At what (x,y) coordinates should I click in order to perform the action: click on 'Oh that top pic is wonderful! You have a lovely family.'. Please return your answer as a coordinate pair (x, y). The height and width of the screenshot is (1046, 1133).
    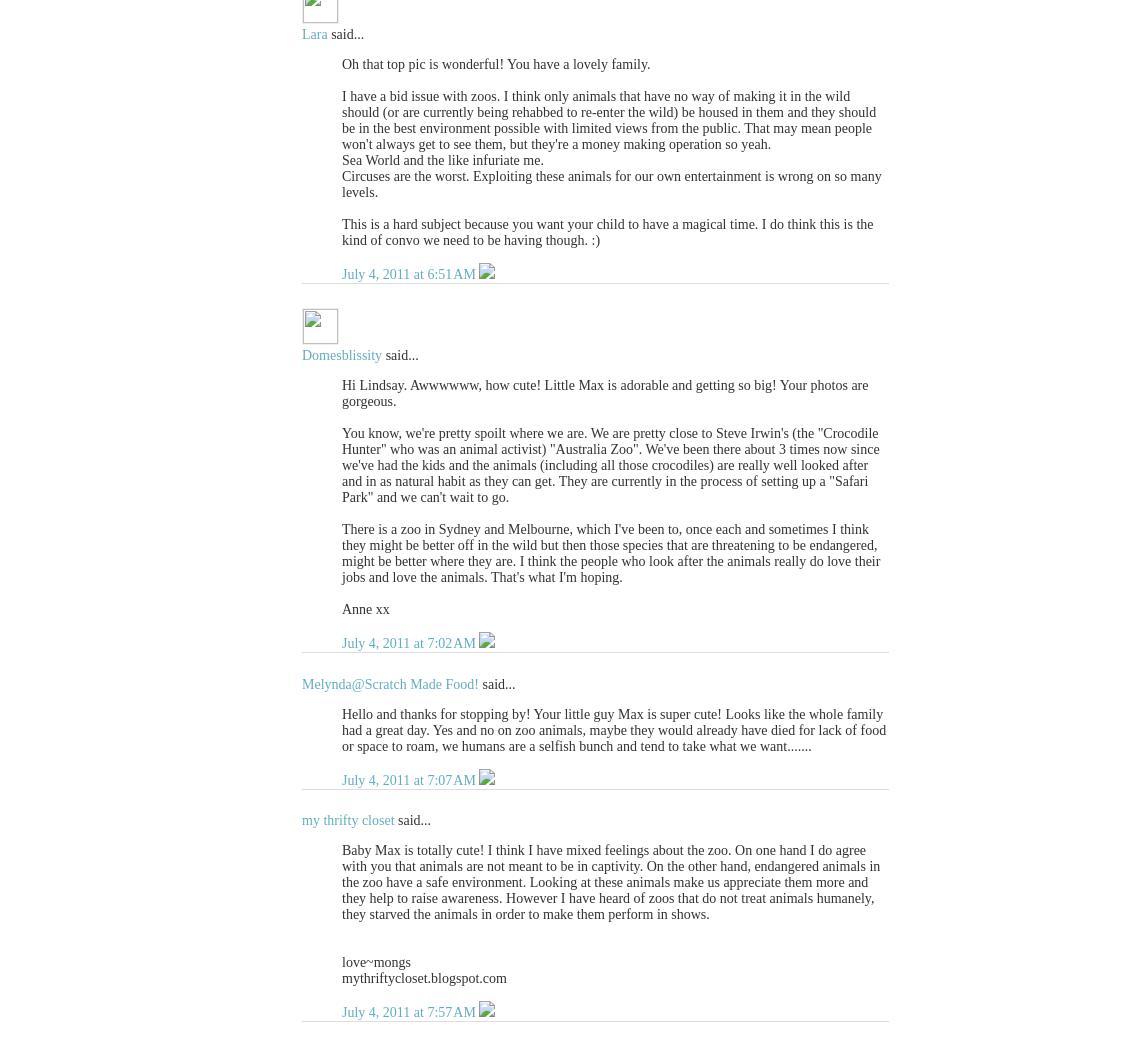
    Looking at the image, I should click on (496, 64).